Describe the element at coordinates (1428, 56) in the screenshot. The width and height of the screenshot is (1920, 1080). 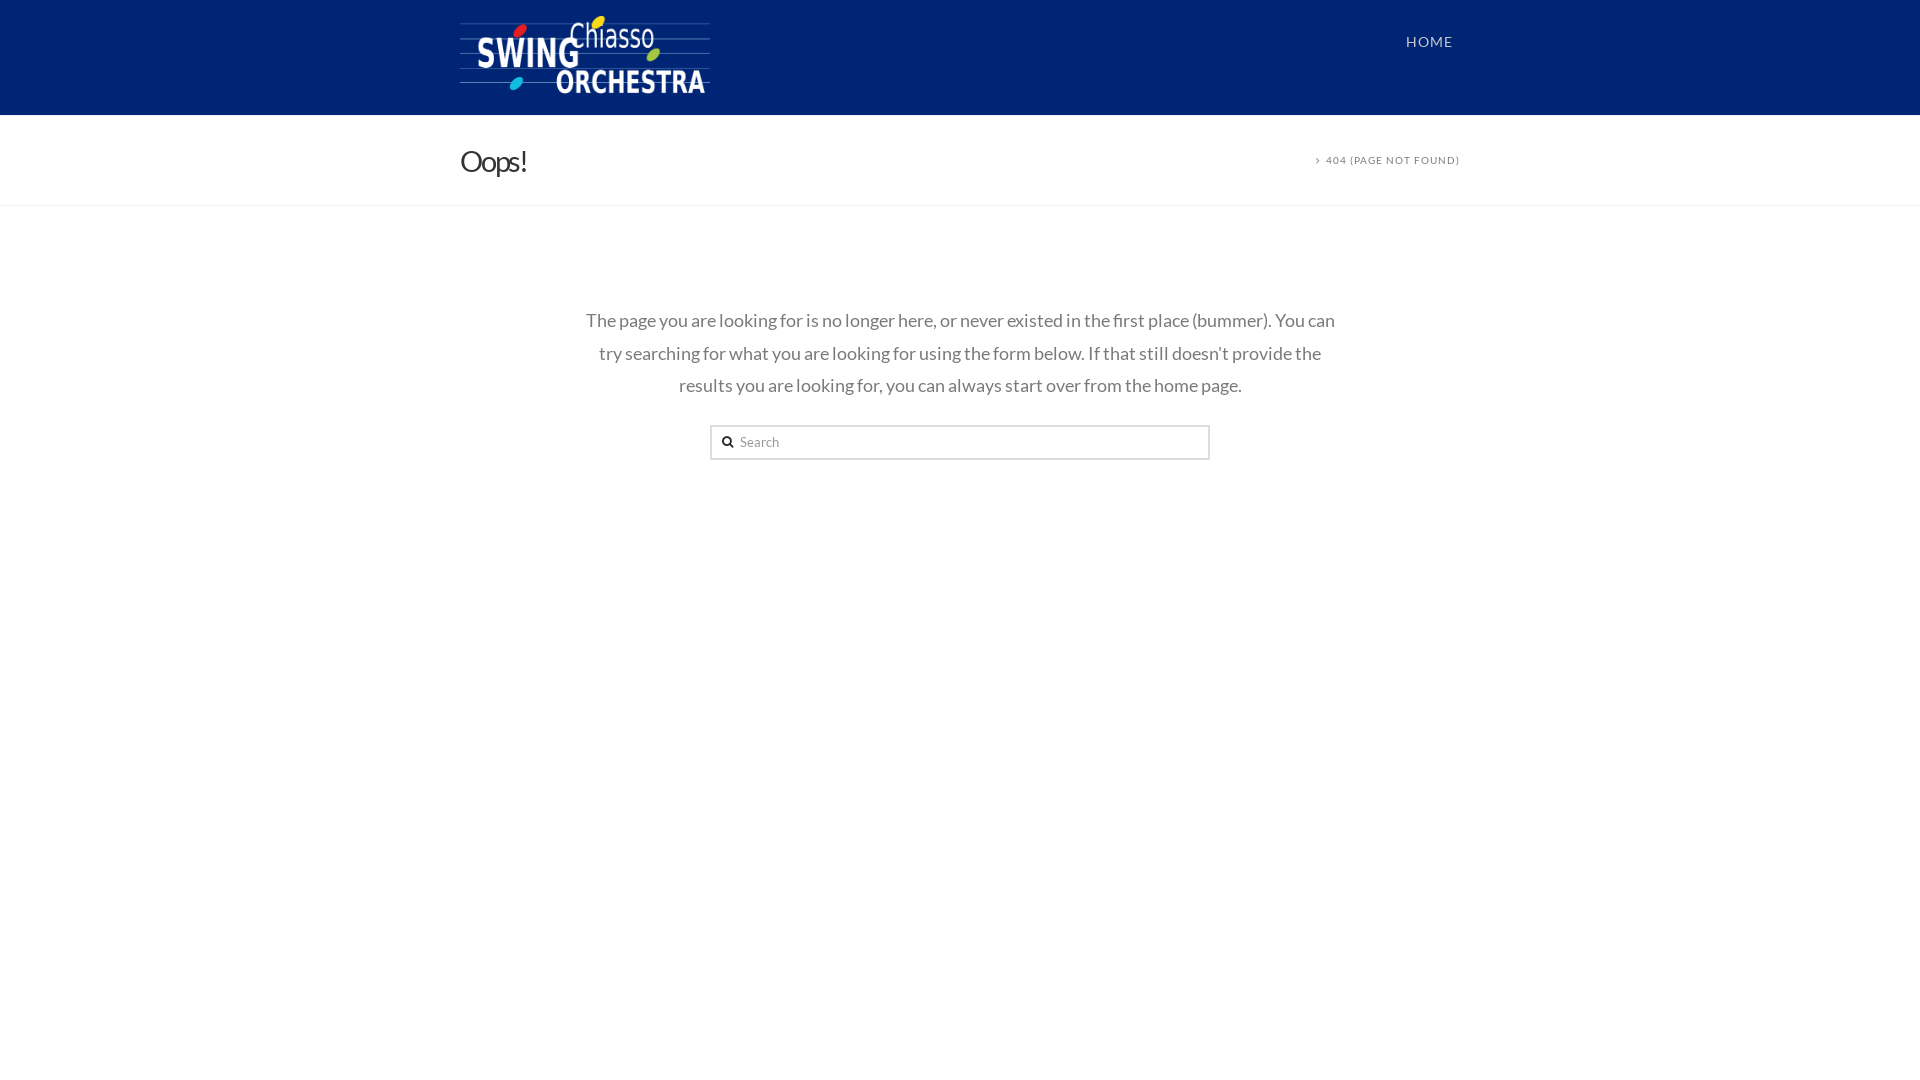
I see `'HOME'` at that location.